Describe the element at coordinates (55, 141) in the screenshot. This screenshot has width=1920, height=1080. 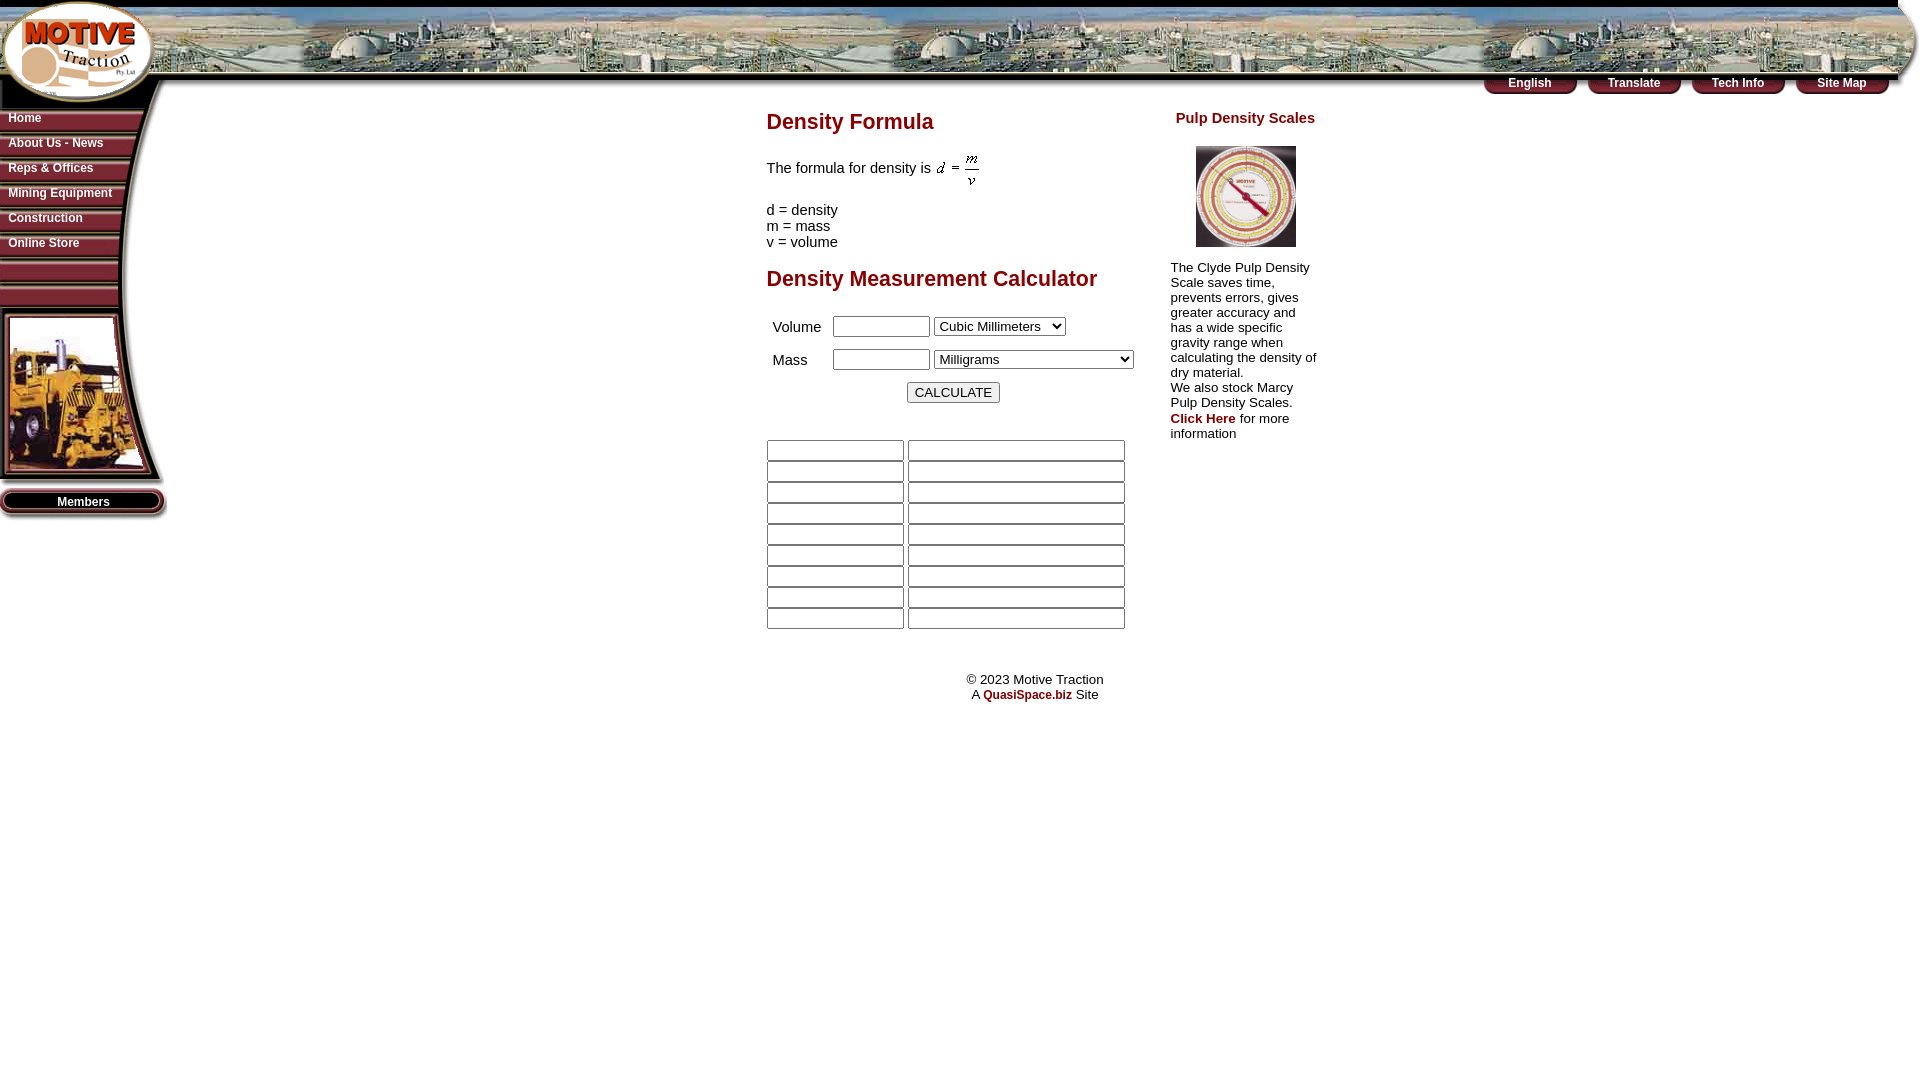
I see `'About Us - News'` at that location.